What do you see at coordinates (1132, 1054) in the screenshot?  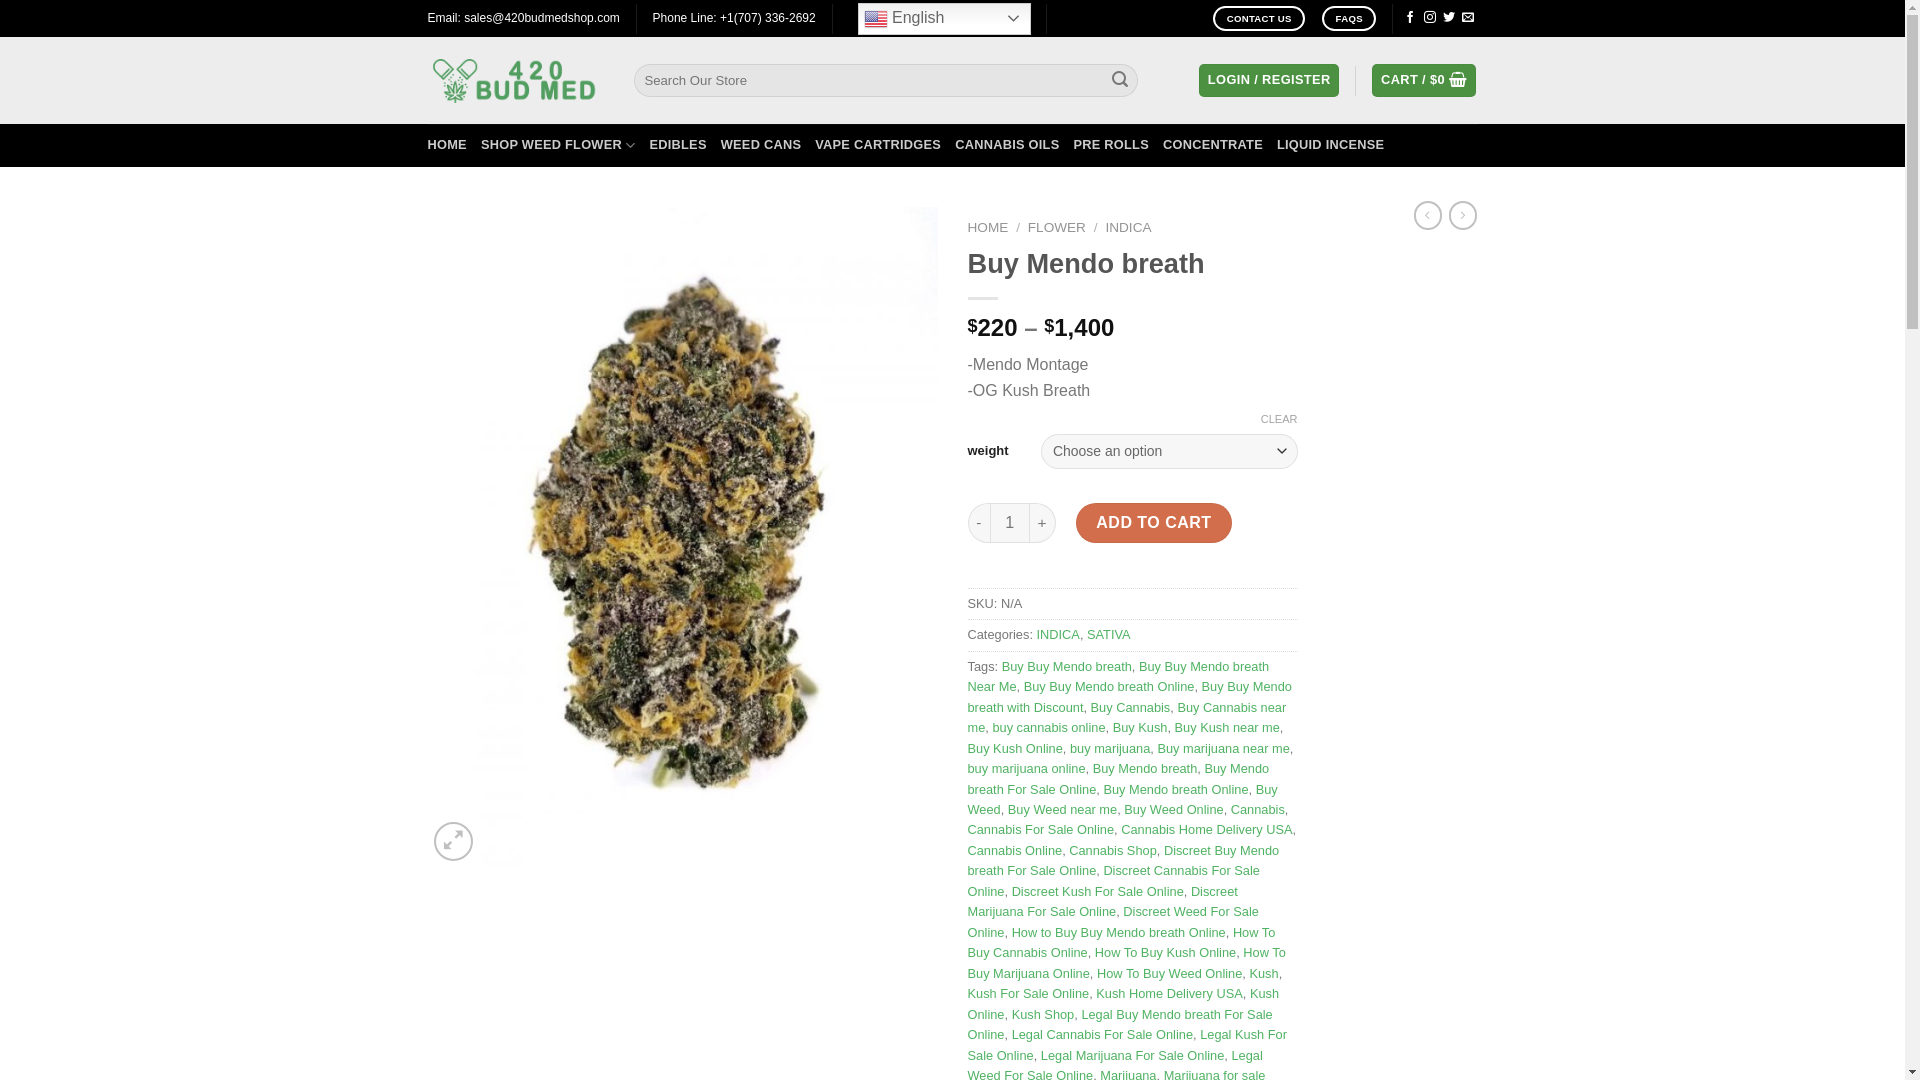 I see `'Legal Marijuana For Sale Online'` at bounding box center [1132, 1054].